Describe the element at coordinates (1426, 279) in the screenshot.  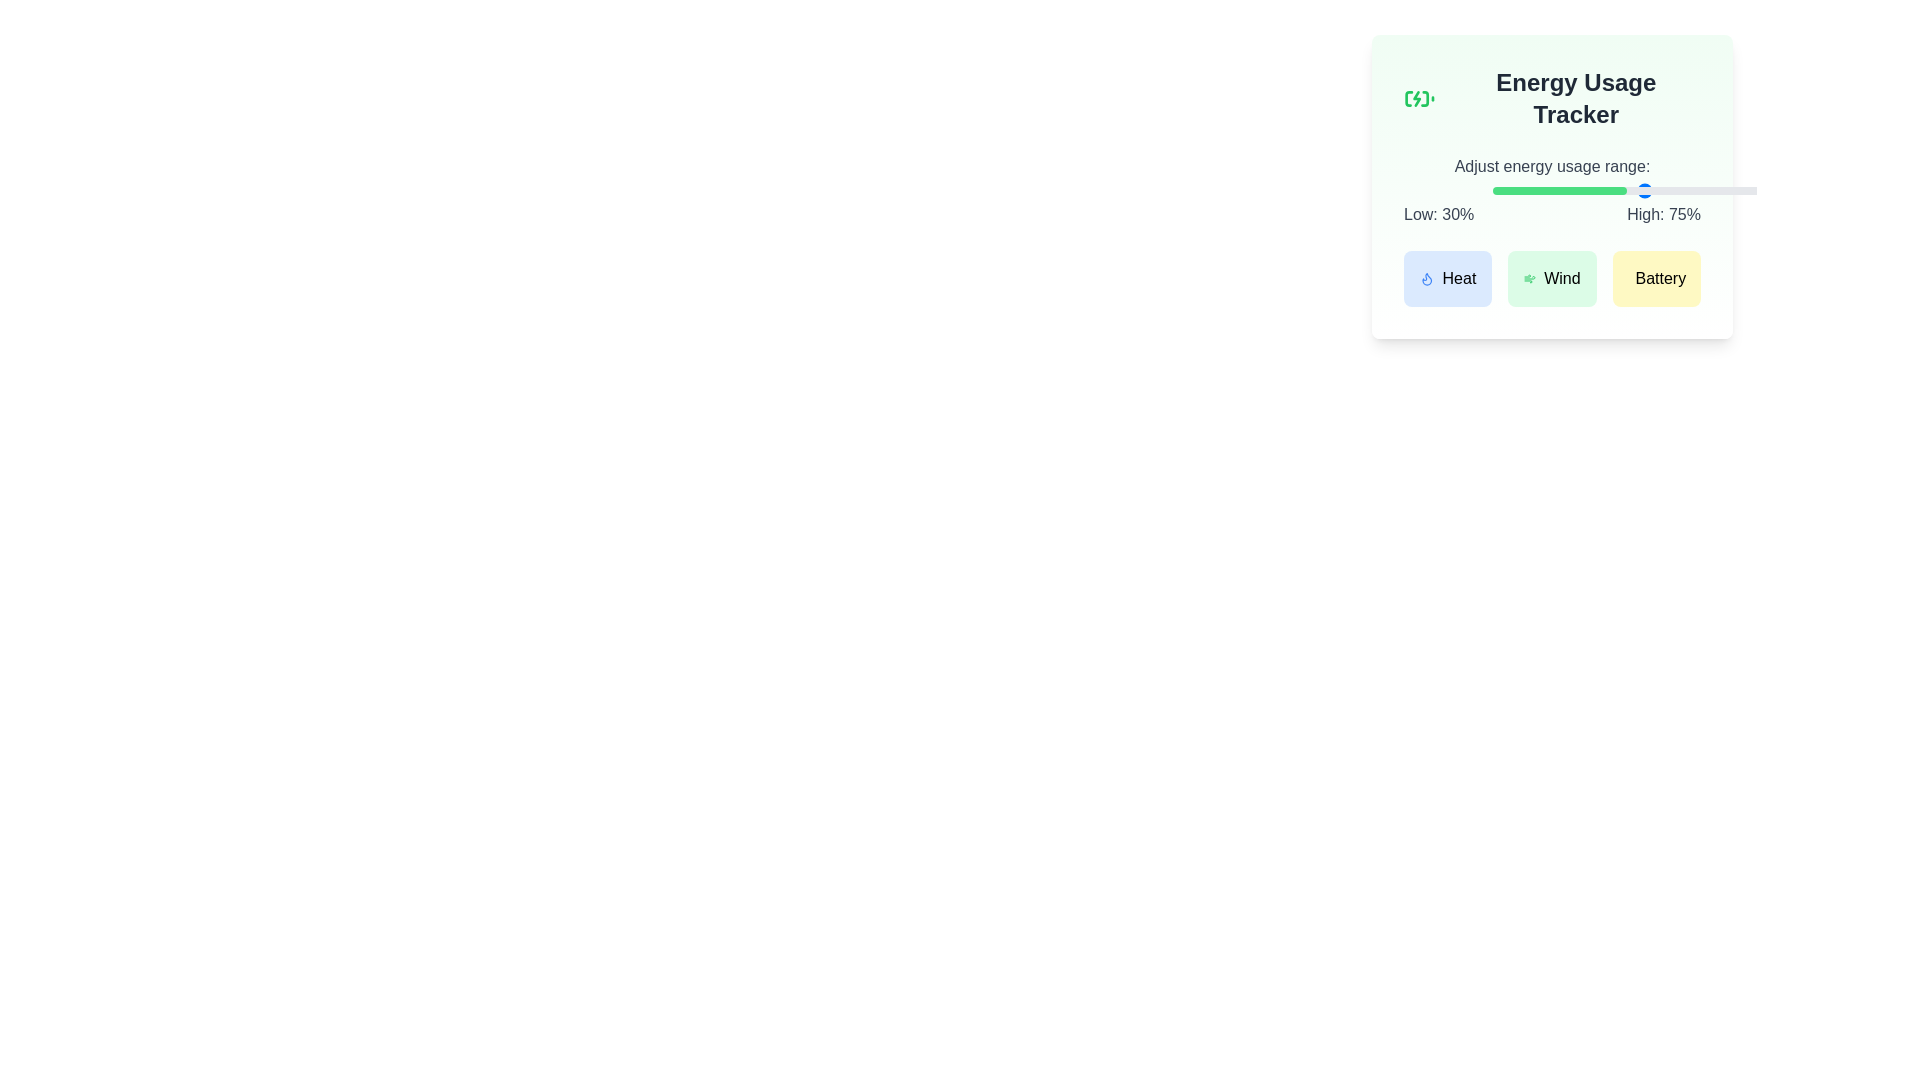
I see `the flame-shaped icon with a blue outline, located within the card labeled 'Energy Usage Tracker', positioned near the top-left corner of the card` at that location.